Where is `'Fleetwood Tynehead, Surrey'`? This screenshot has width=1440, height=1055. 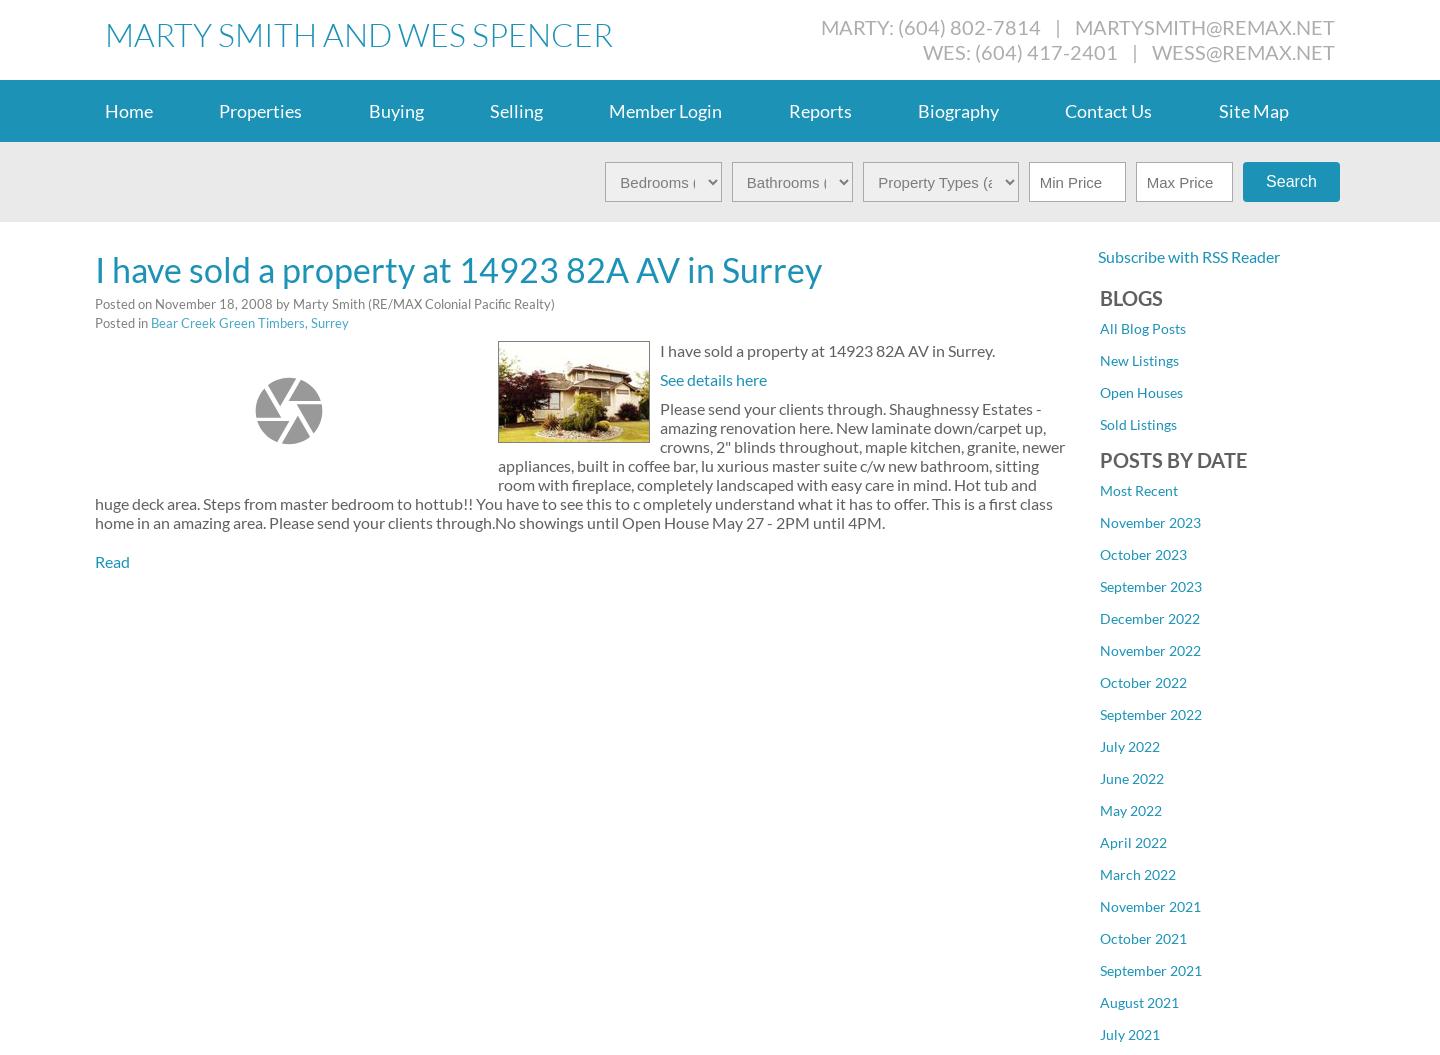
'Fleetwood Tynehead, Surrey' is located at coordinates (1187, 536).